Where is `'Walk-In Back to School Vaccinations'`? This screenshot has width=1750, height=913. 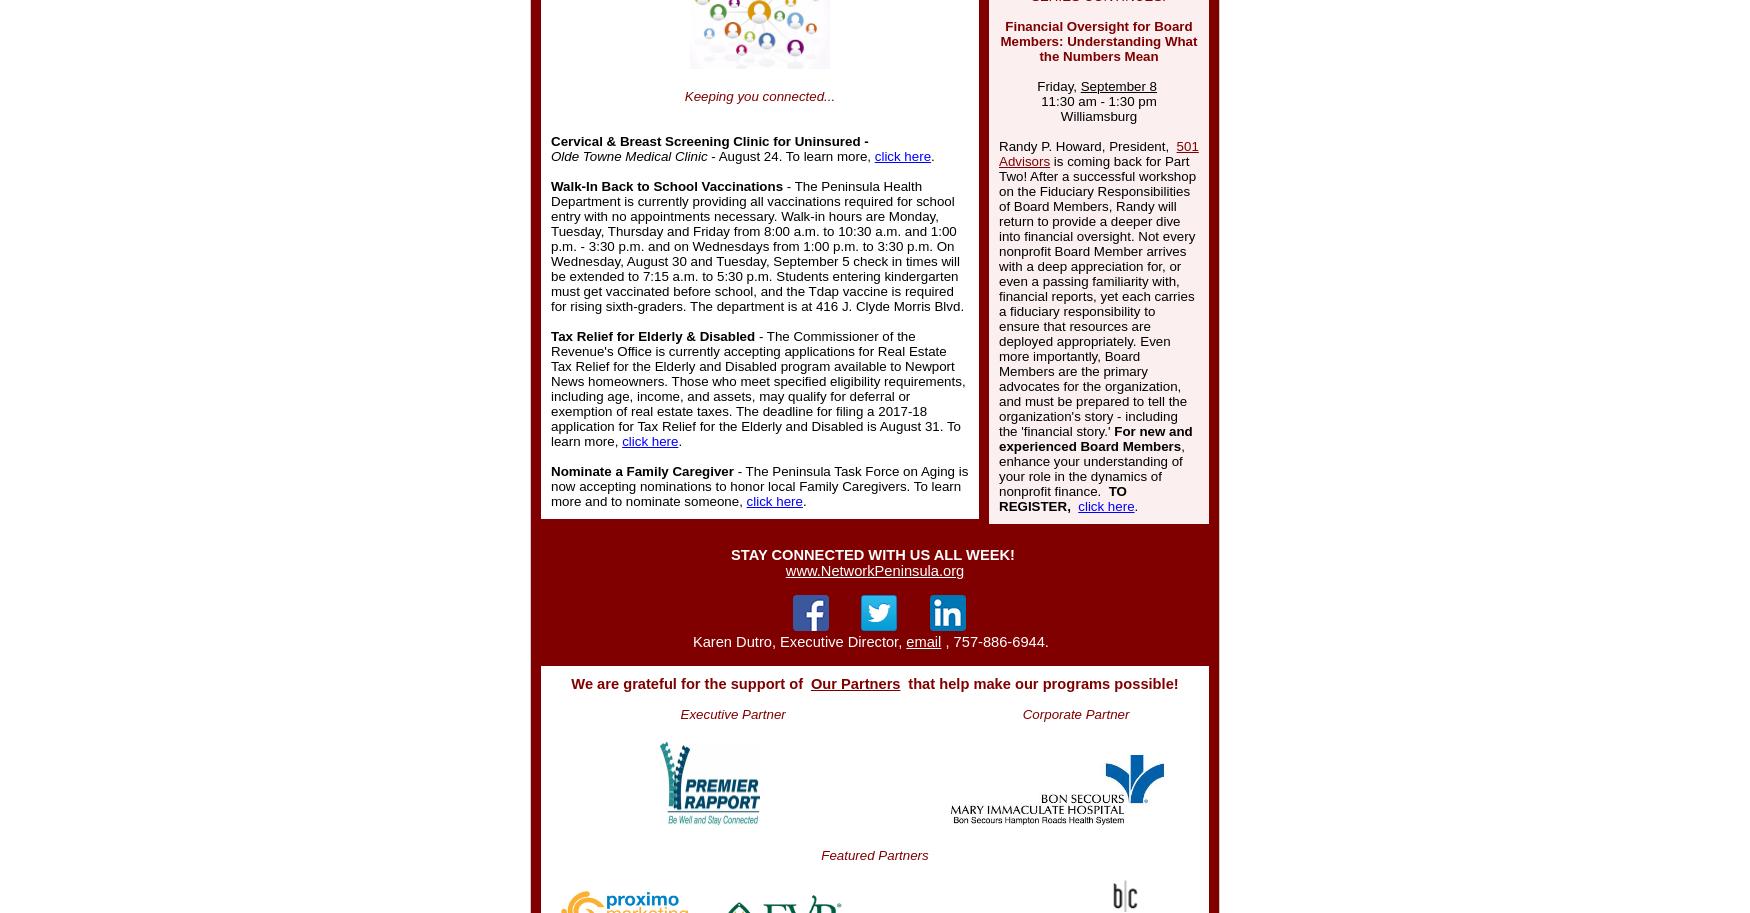 'Walk-In Back to School Vaccinations' is located at coordinates (550, 186).